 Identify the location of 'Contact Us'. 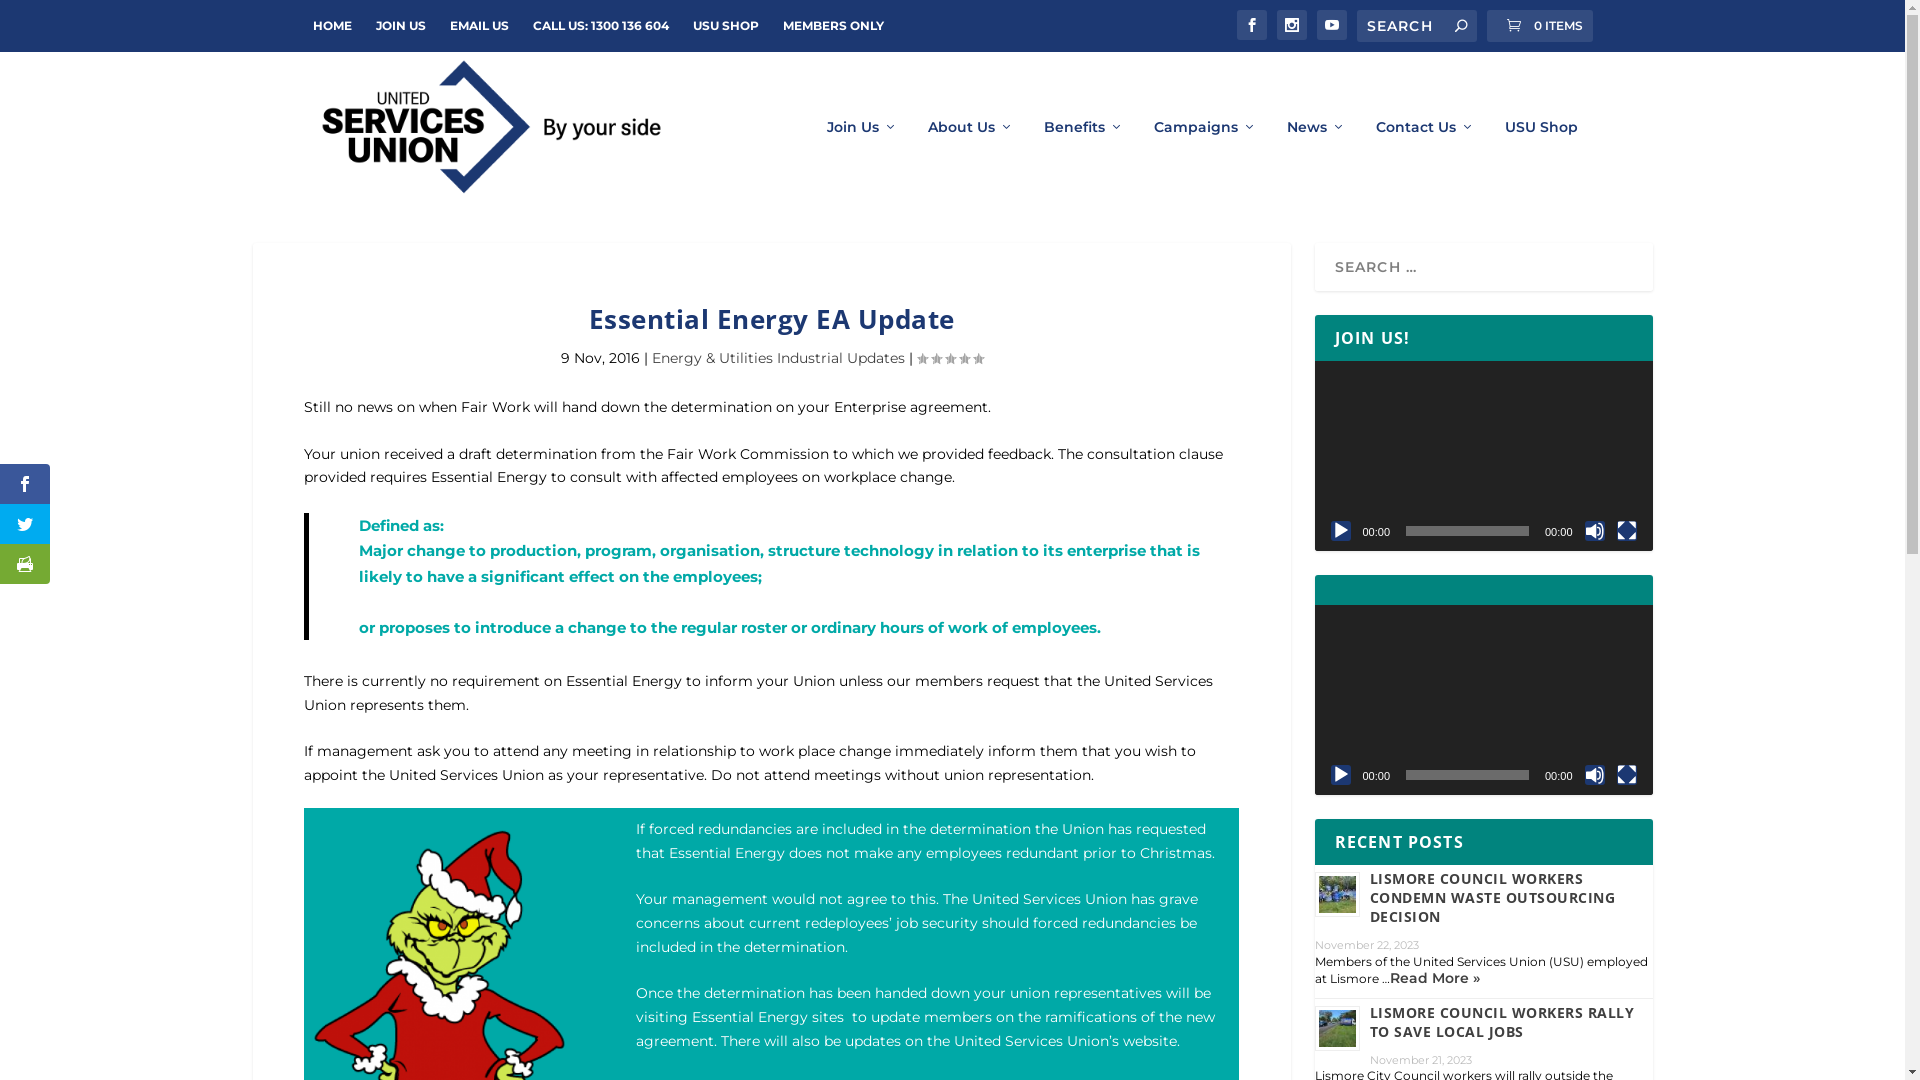
(1424, 159).